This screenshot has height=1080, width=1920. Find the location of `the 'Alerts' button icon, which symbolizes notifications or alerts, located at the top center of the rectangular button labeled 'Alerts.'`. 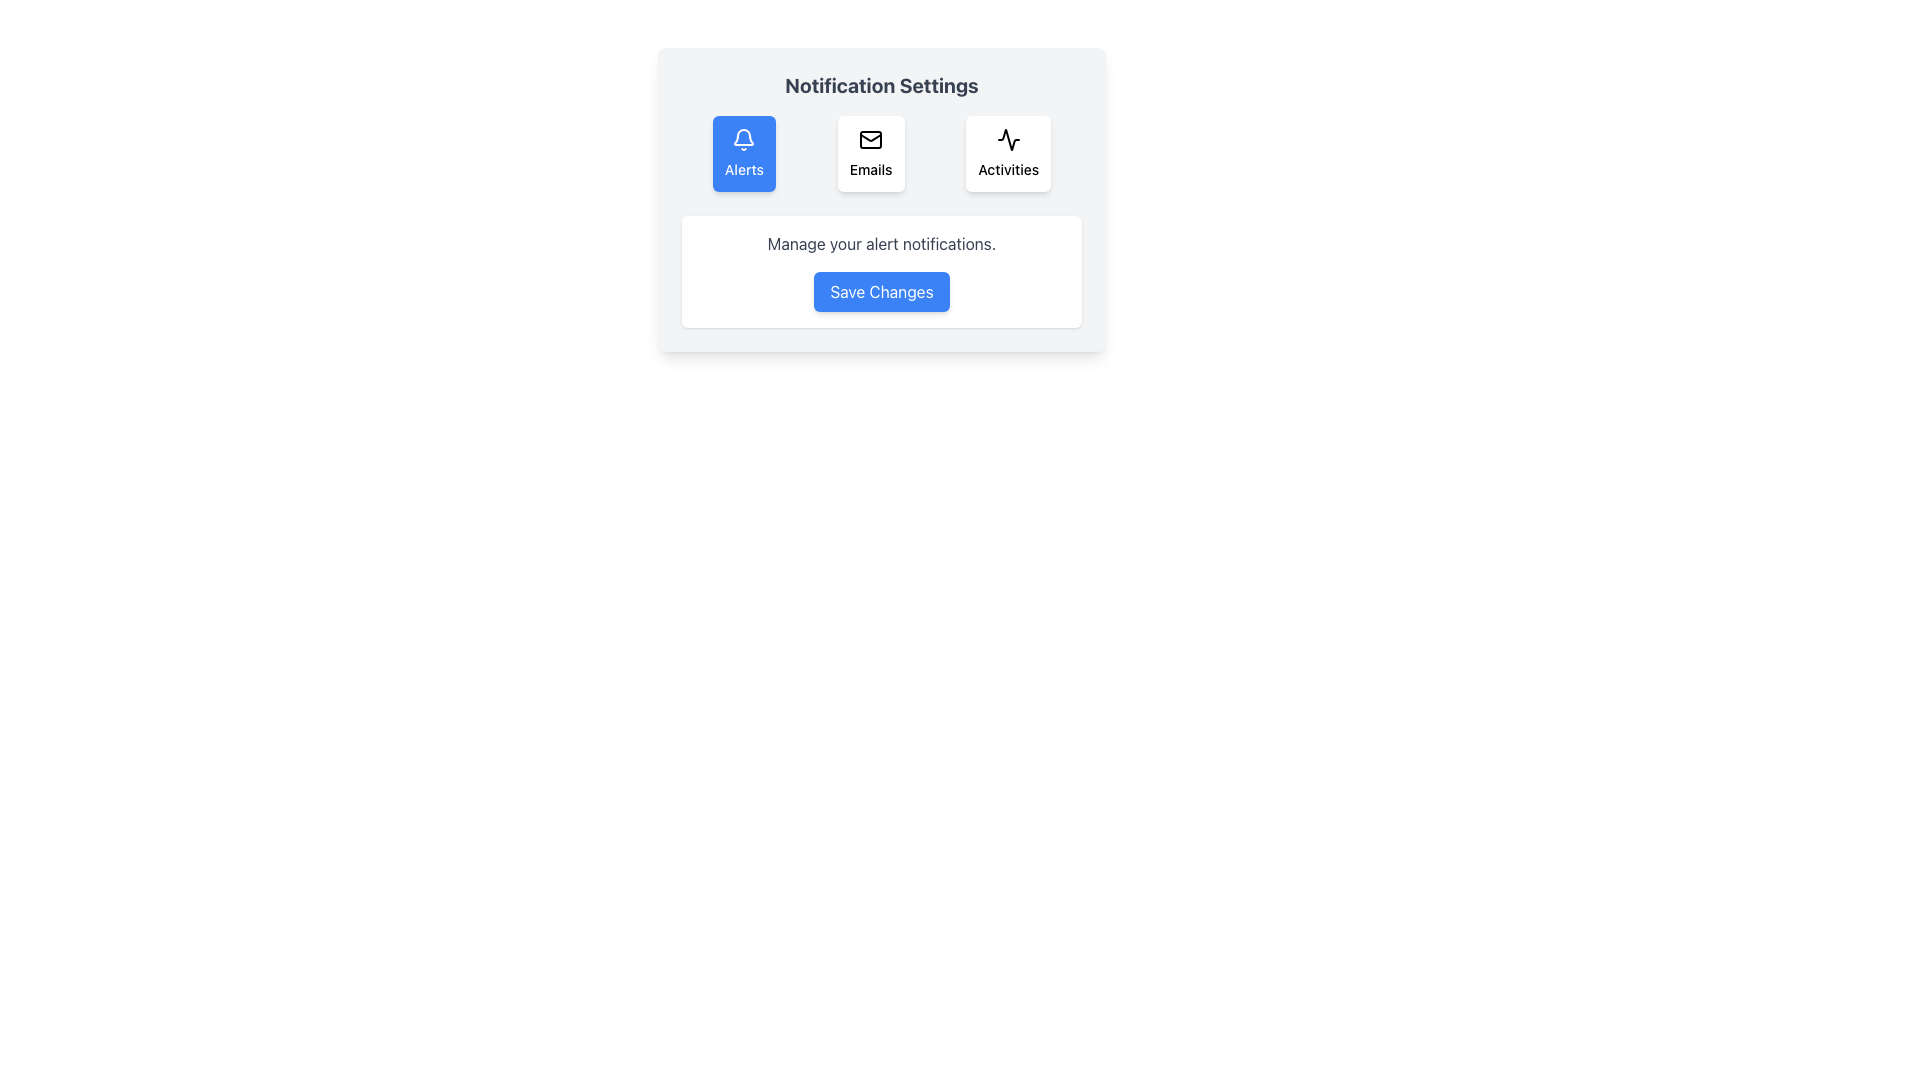

the 'Alerts' button icon, which symbolizes notifications or alerts, located at the top center of the rectangular button labeled 'Alerts.' is located at coordinates (743, 138).